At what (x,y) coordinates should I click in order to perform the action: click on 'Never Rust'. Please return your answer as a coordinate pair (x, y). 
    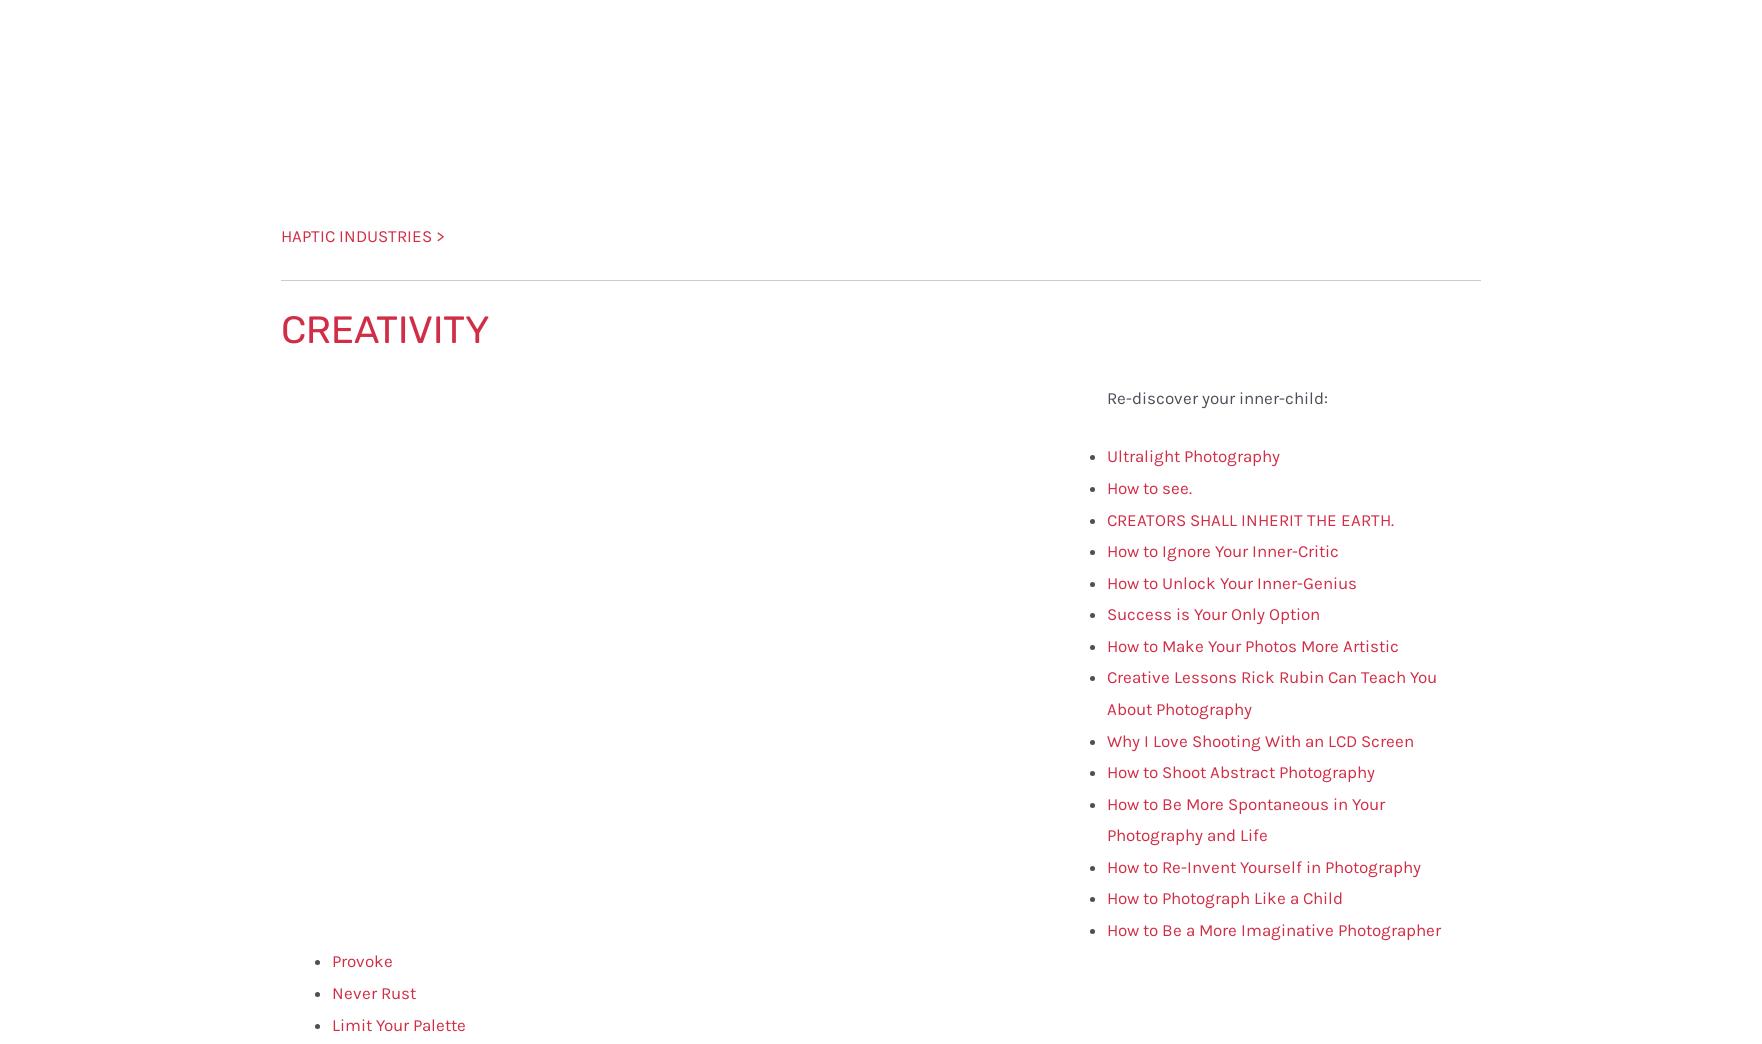
    Looking at the image, I should click on (374, 992).